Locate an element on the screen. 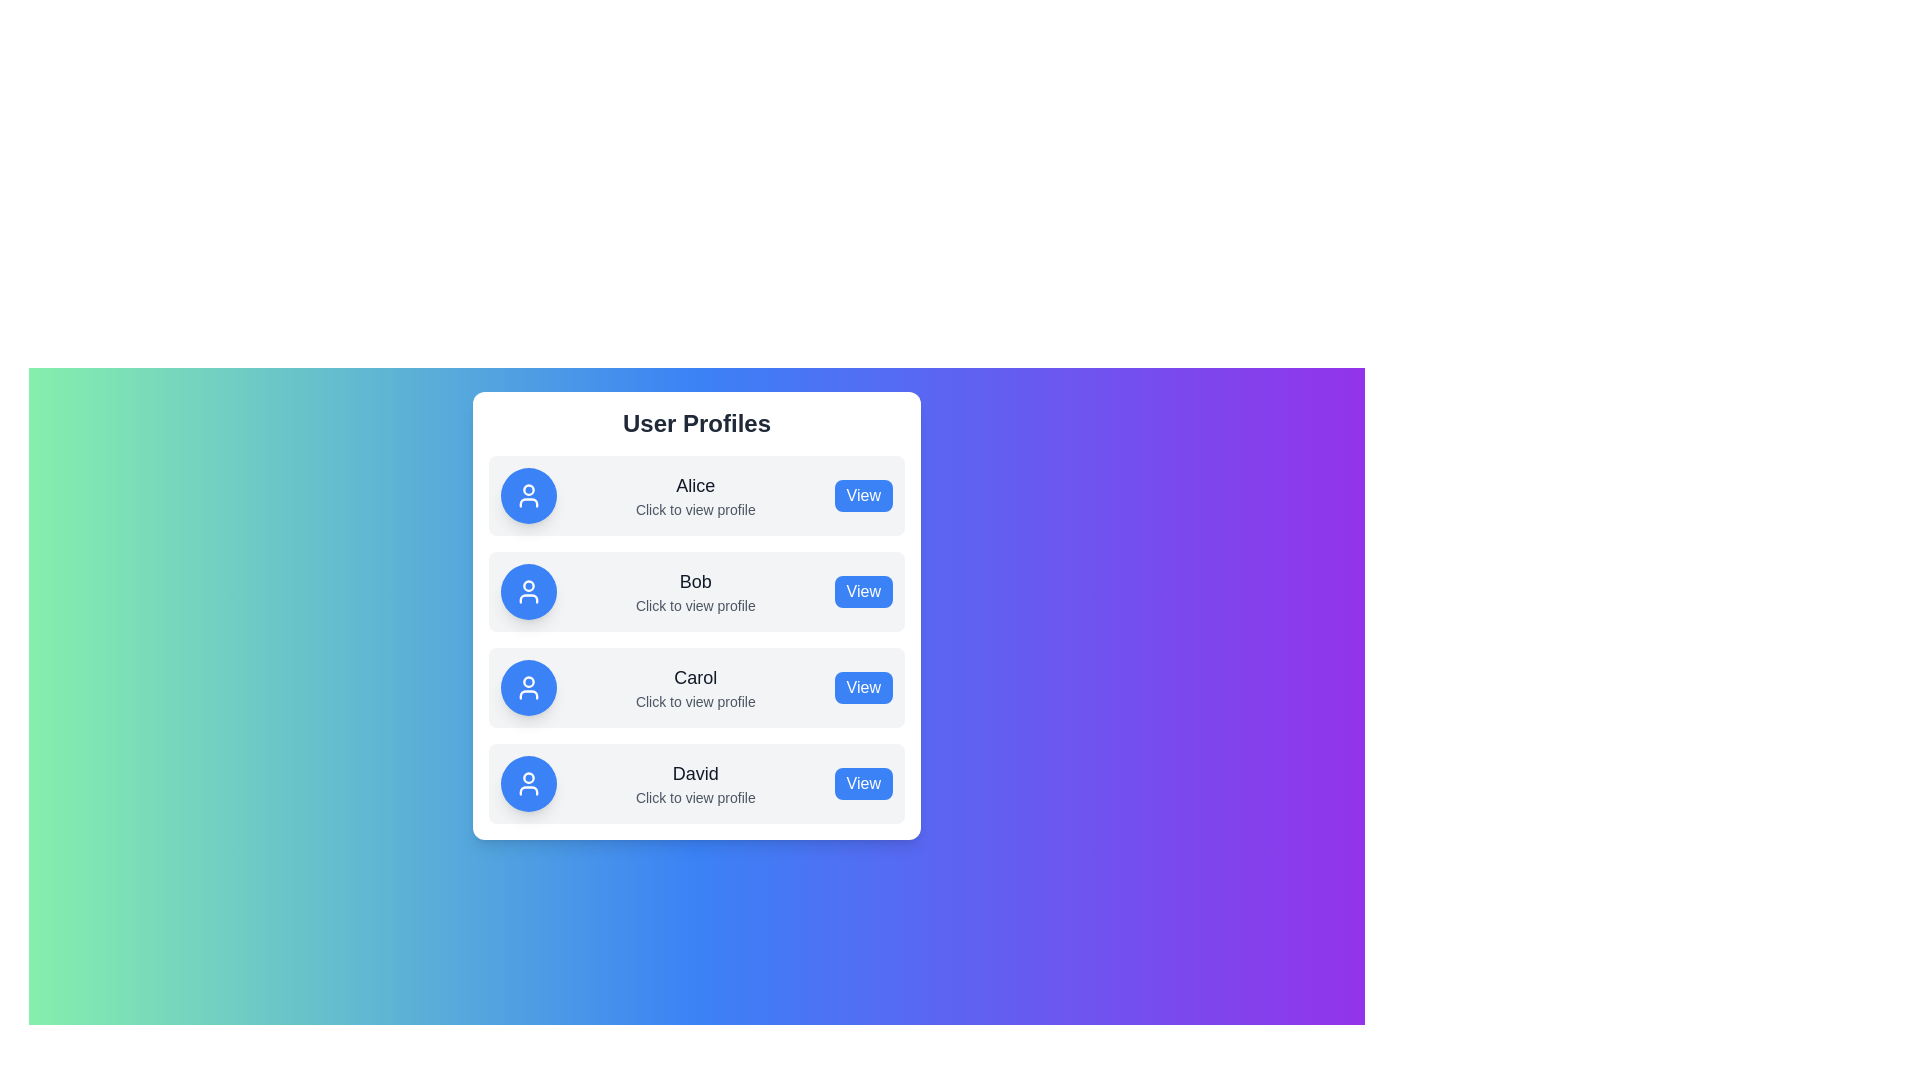 The image size is (1920, 1080). the circular graphic element located at the top of the user icon for the user profile labeled 'David', which is the fourth profile in the vertical list is located at coordinates (528, 777).